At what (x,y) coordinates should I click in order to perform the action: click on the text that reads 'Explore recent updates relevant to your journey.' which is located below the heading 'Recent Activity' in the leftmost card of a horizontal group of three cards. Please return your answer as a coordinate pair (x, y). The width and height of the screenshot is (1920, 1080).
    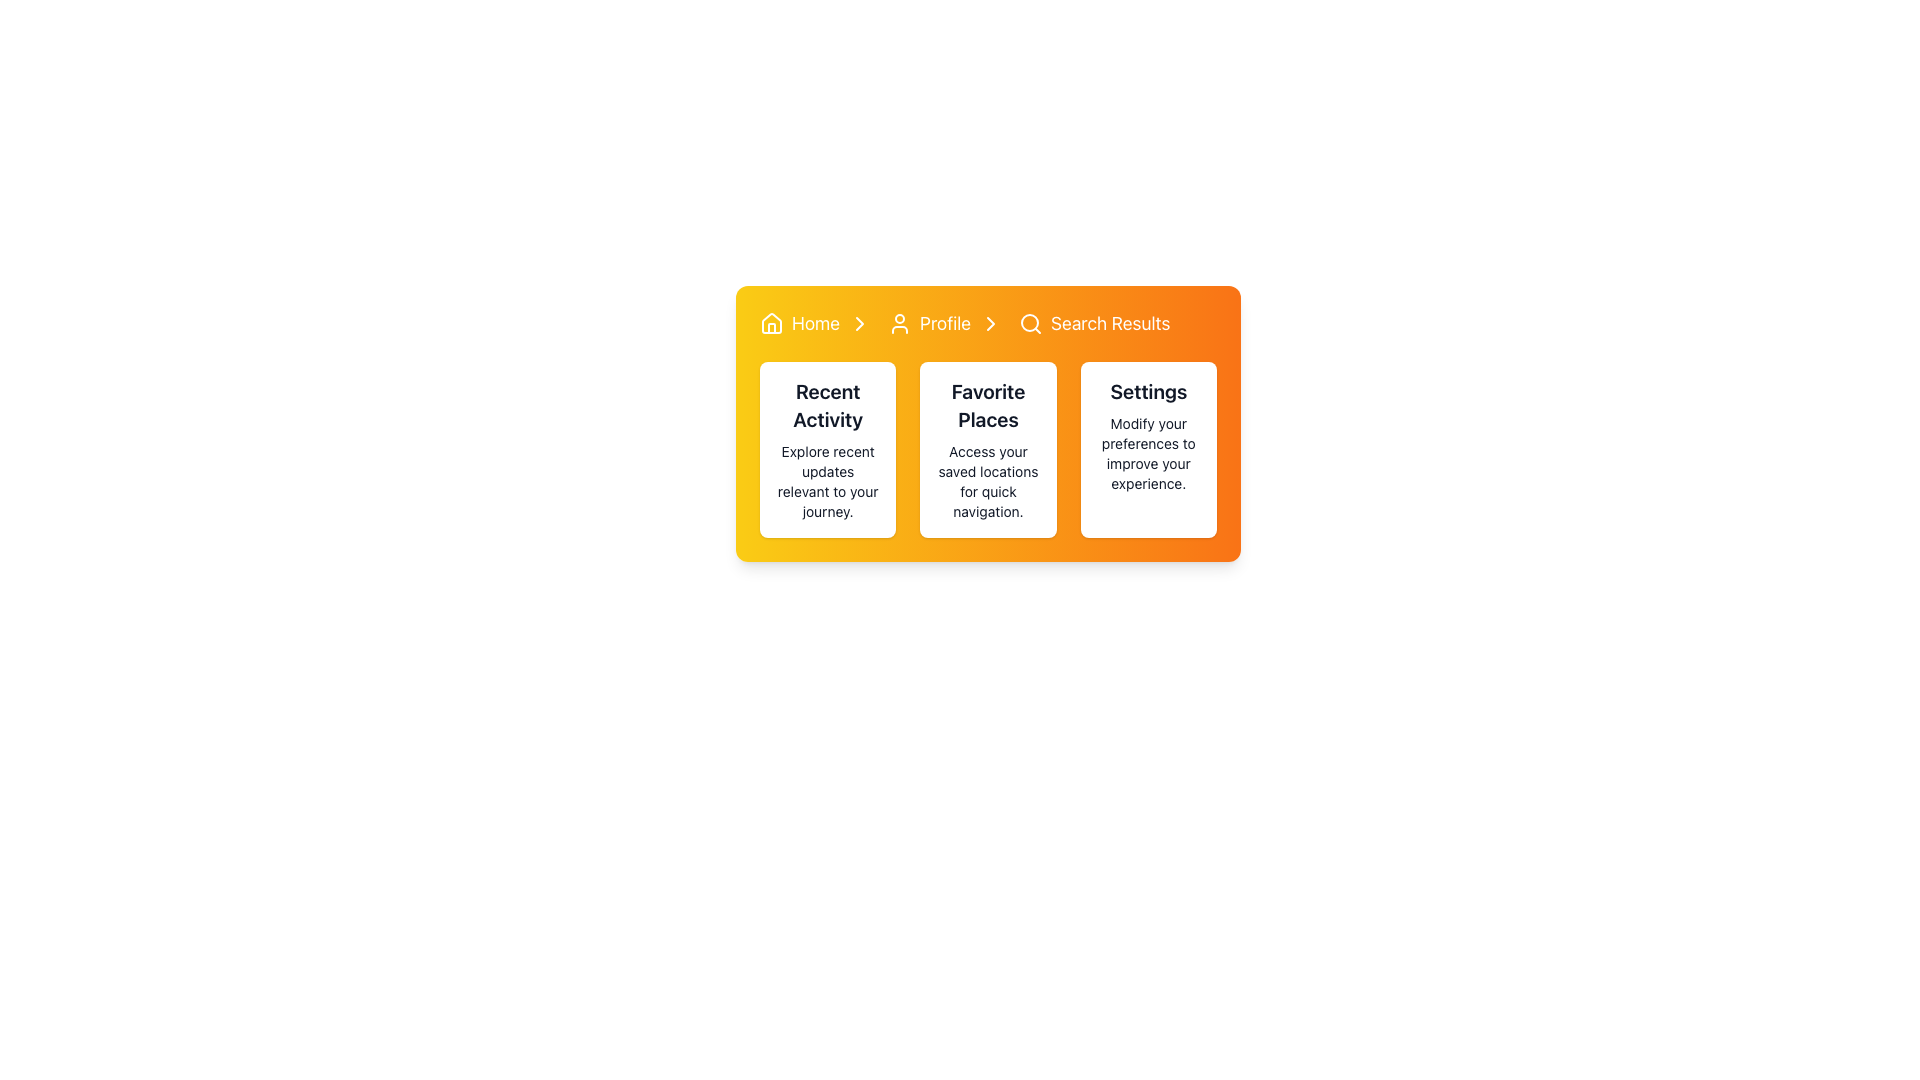
    Looking at the image, I should click on (828, 482).